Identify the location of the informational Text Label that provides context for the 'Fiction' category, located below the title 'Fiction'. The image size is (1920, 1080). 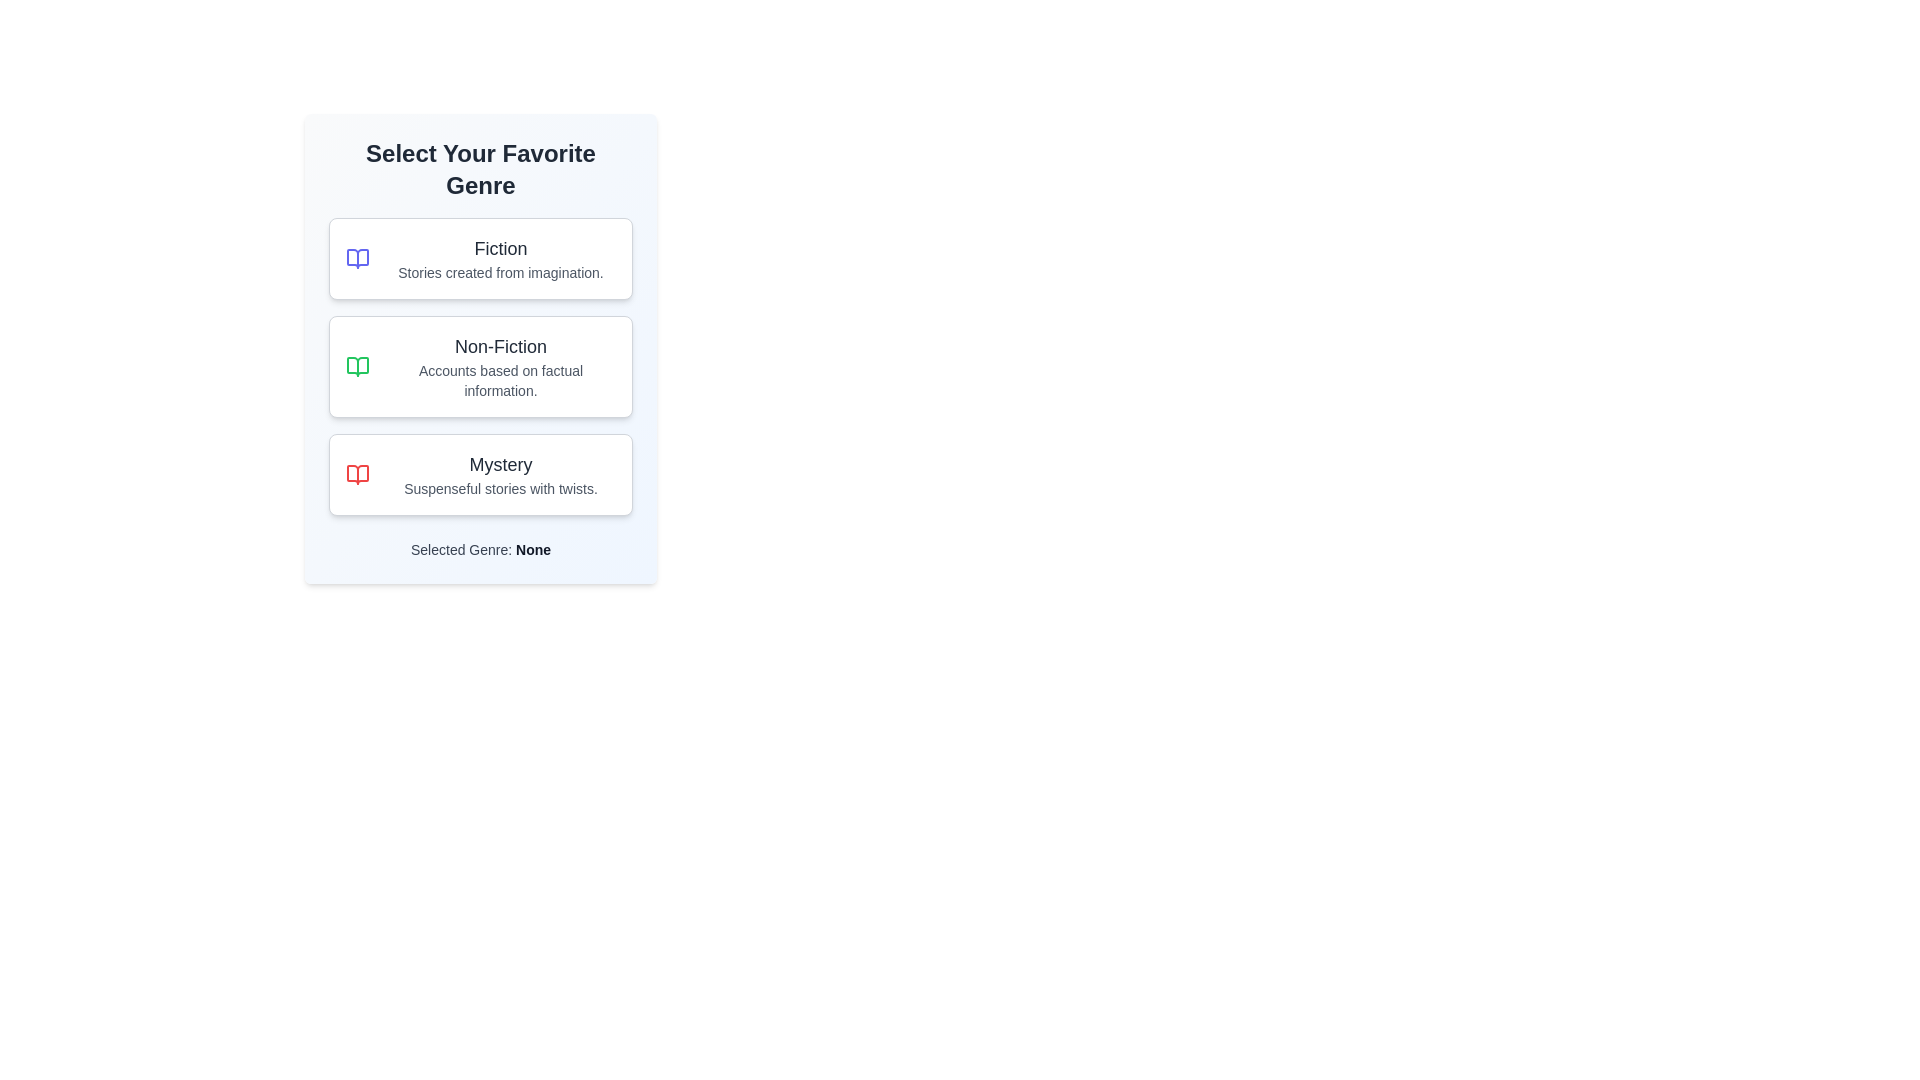
(500, 273).